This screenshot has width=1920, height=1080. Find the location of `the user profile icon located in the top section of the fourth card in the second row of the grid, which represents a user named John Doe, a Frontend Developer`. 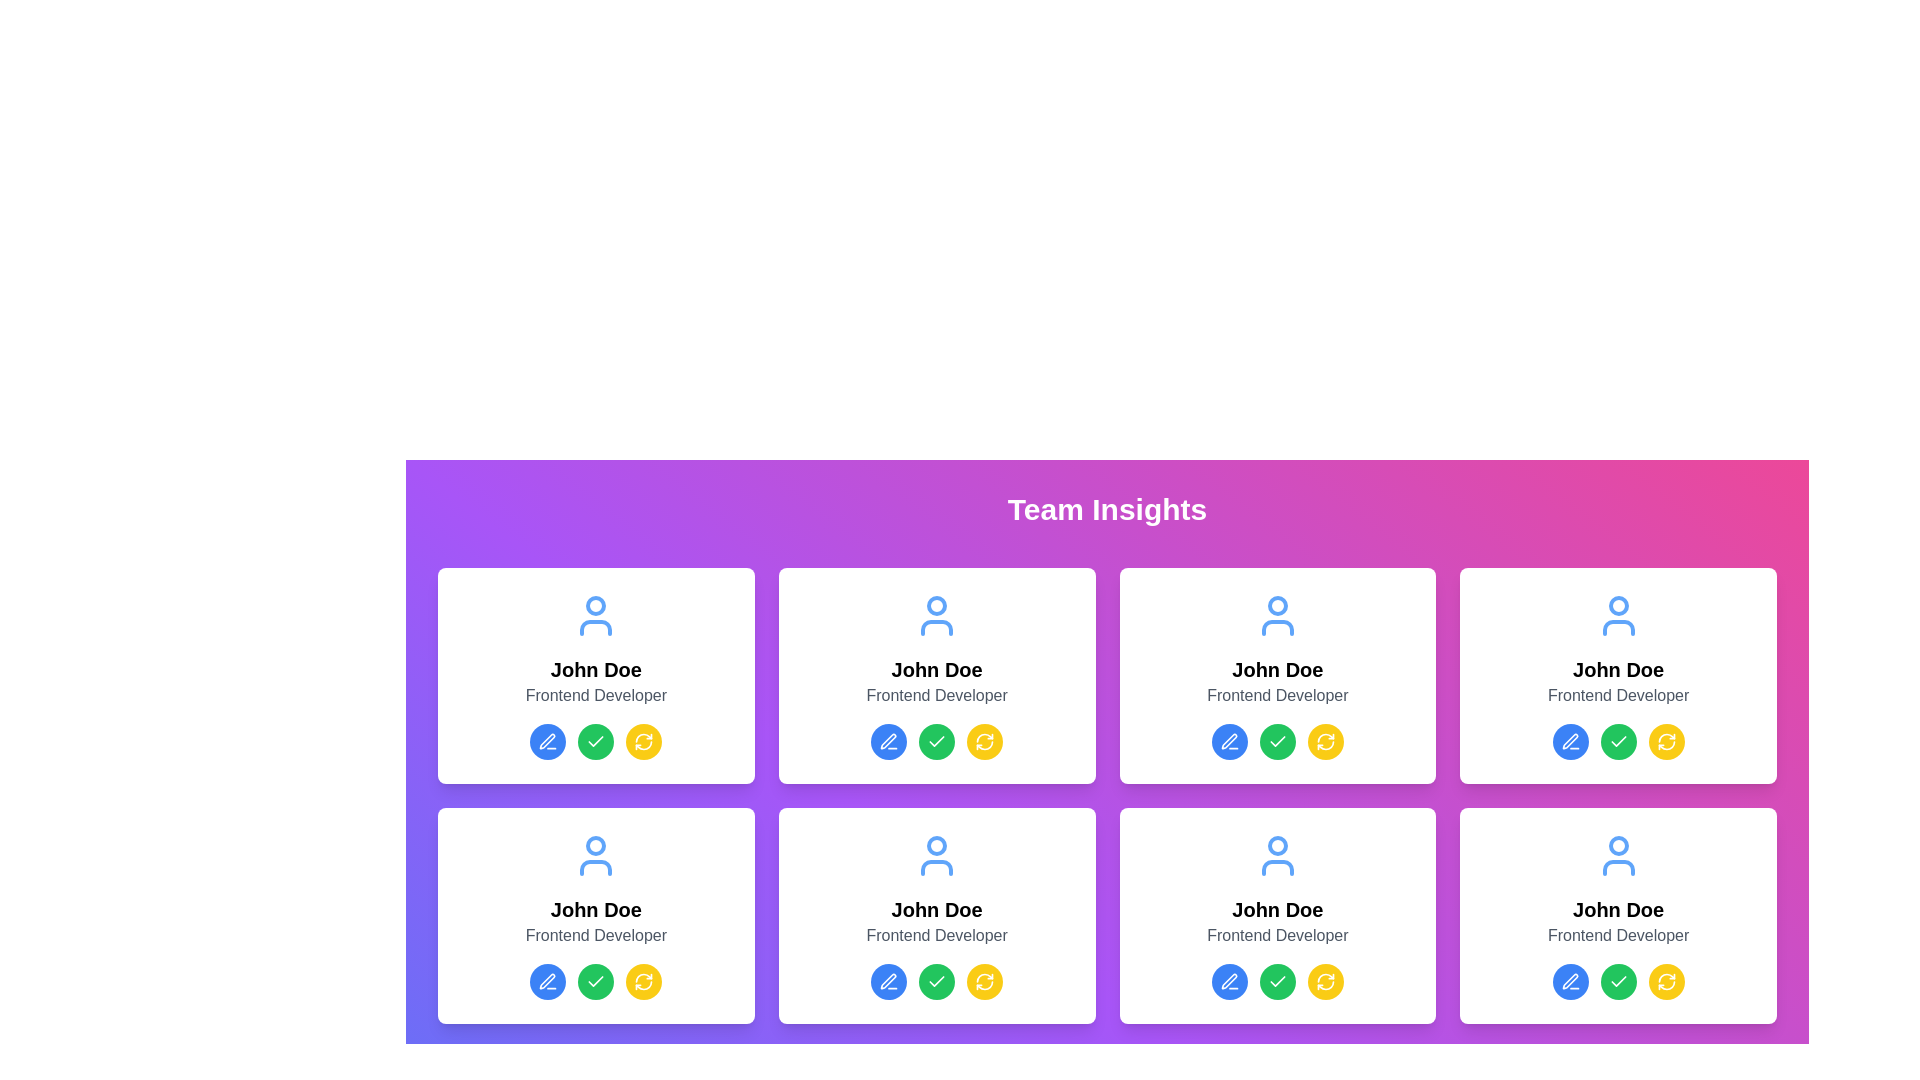

the user profile icon located in the top section of the fourth card in the second row of the grid, which represents a user named John Doe, a Frontend Developer is located at coordinates (1618, 855).